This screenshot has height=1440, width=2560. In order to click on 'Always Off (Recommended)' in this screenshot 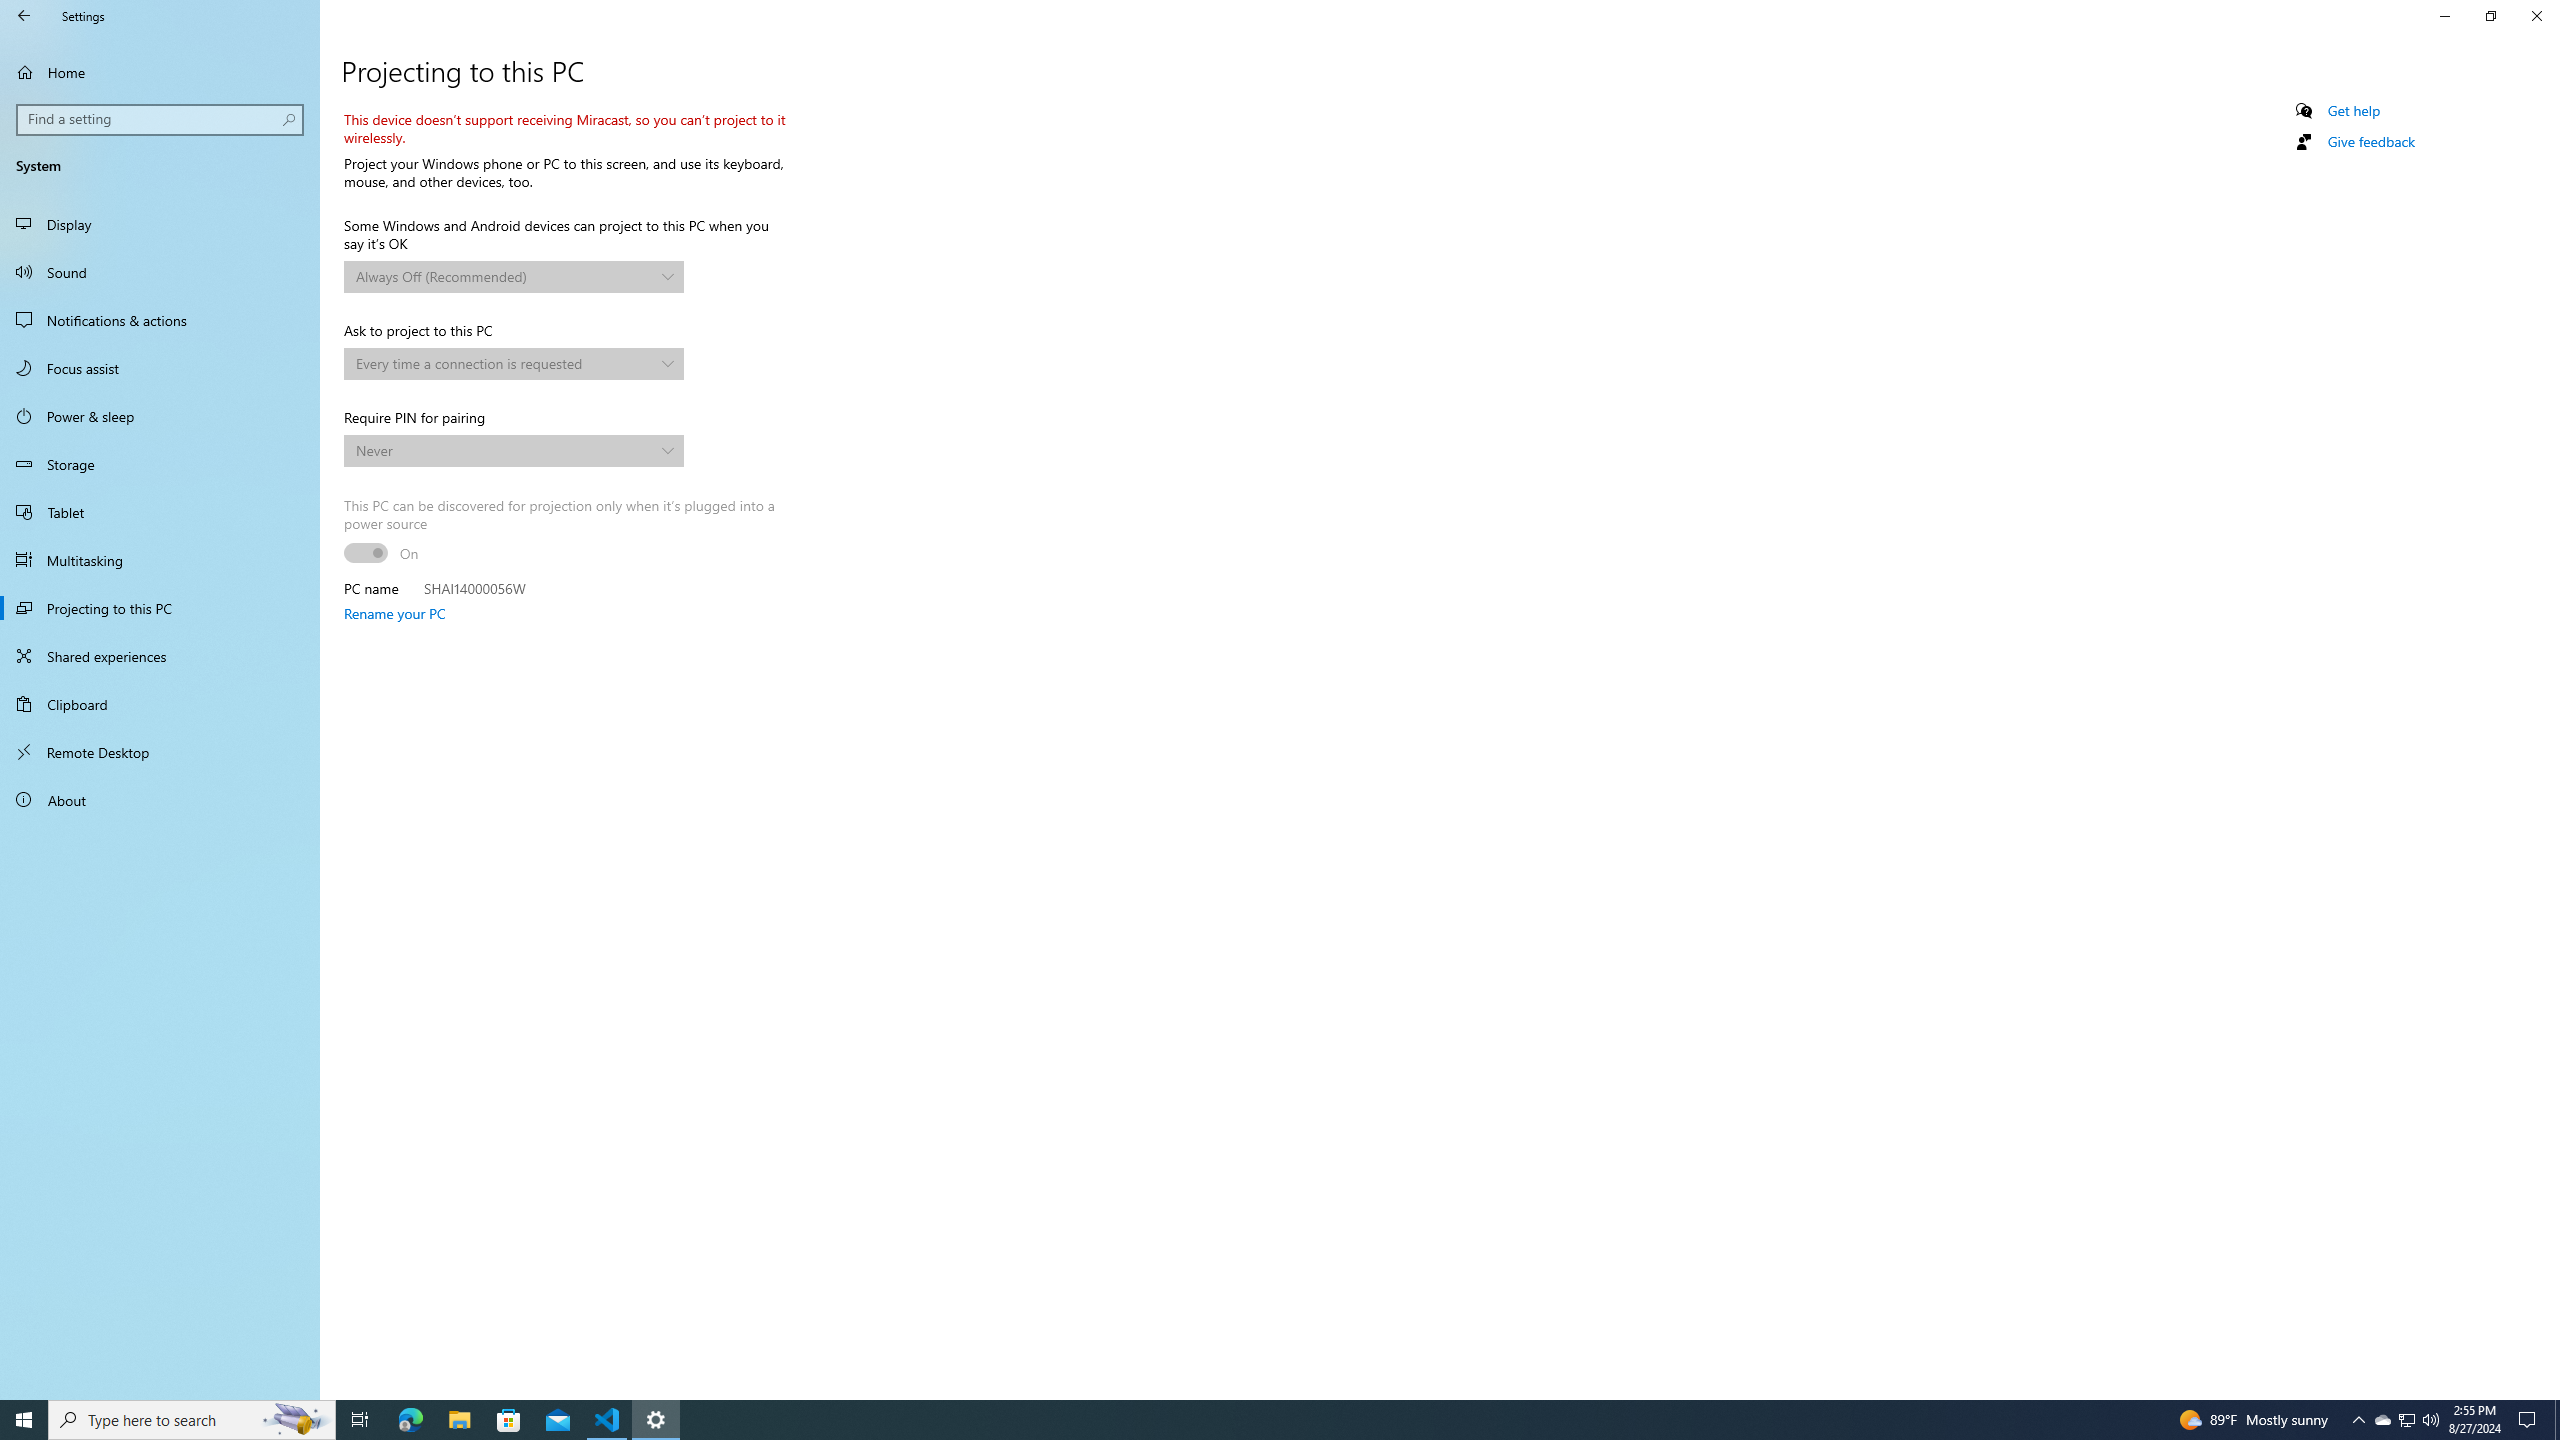, I will do `click(504, 275)`.